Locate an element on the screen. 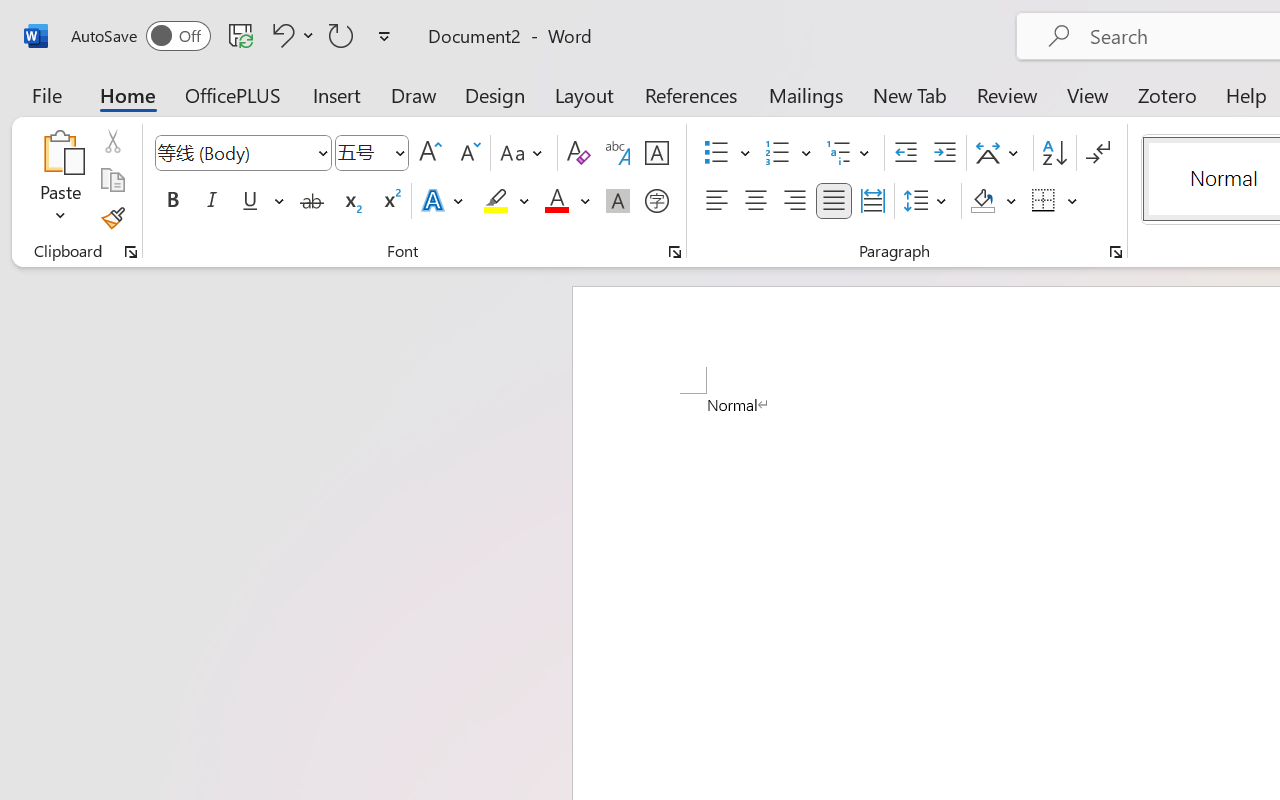 The height and width of the screenshot is (800, 1280). 'View' is located at coordinates (1087, 94).